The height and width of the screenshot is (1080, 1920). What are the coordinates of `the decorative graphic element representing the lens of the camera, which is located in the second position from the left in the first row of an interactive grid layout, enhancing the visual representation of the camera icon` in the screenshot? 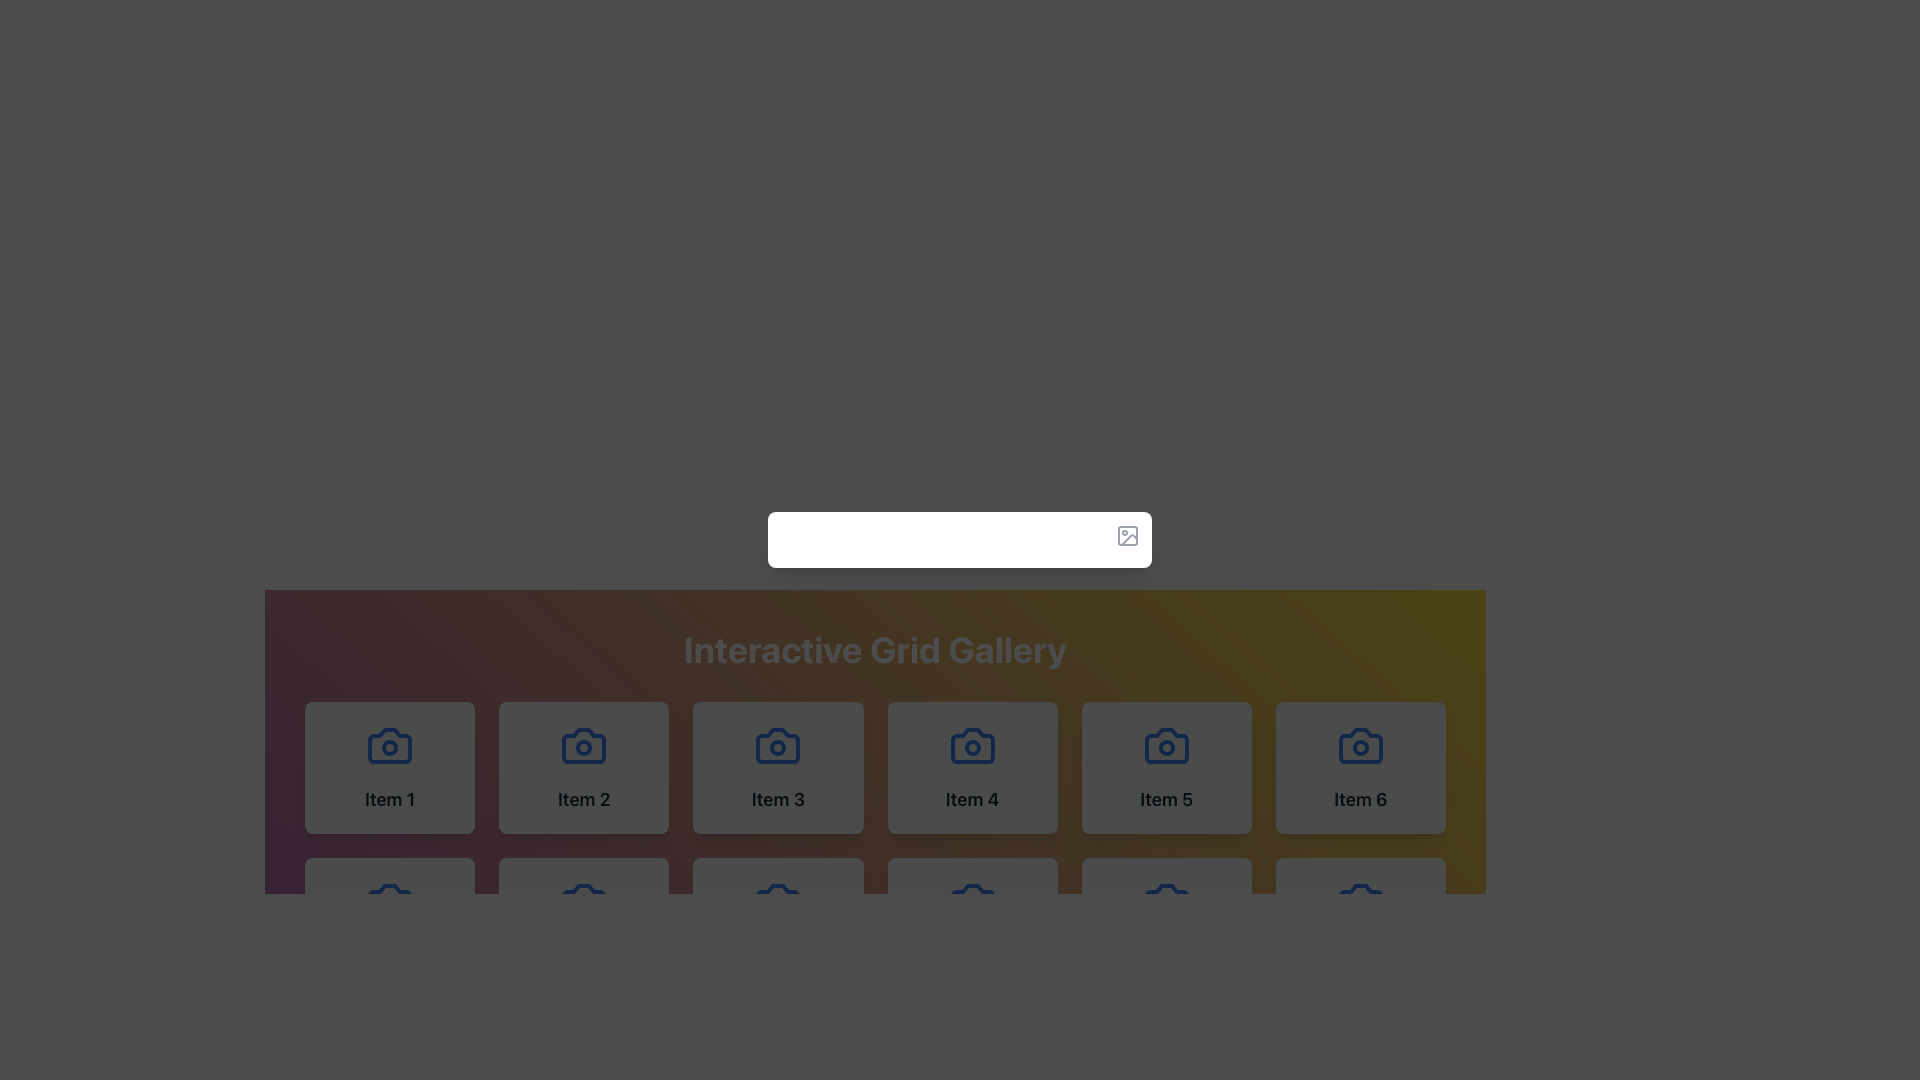 It's located at (583, 748).